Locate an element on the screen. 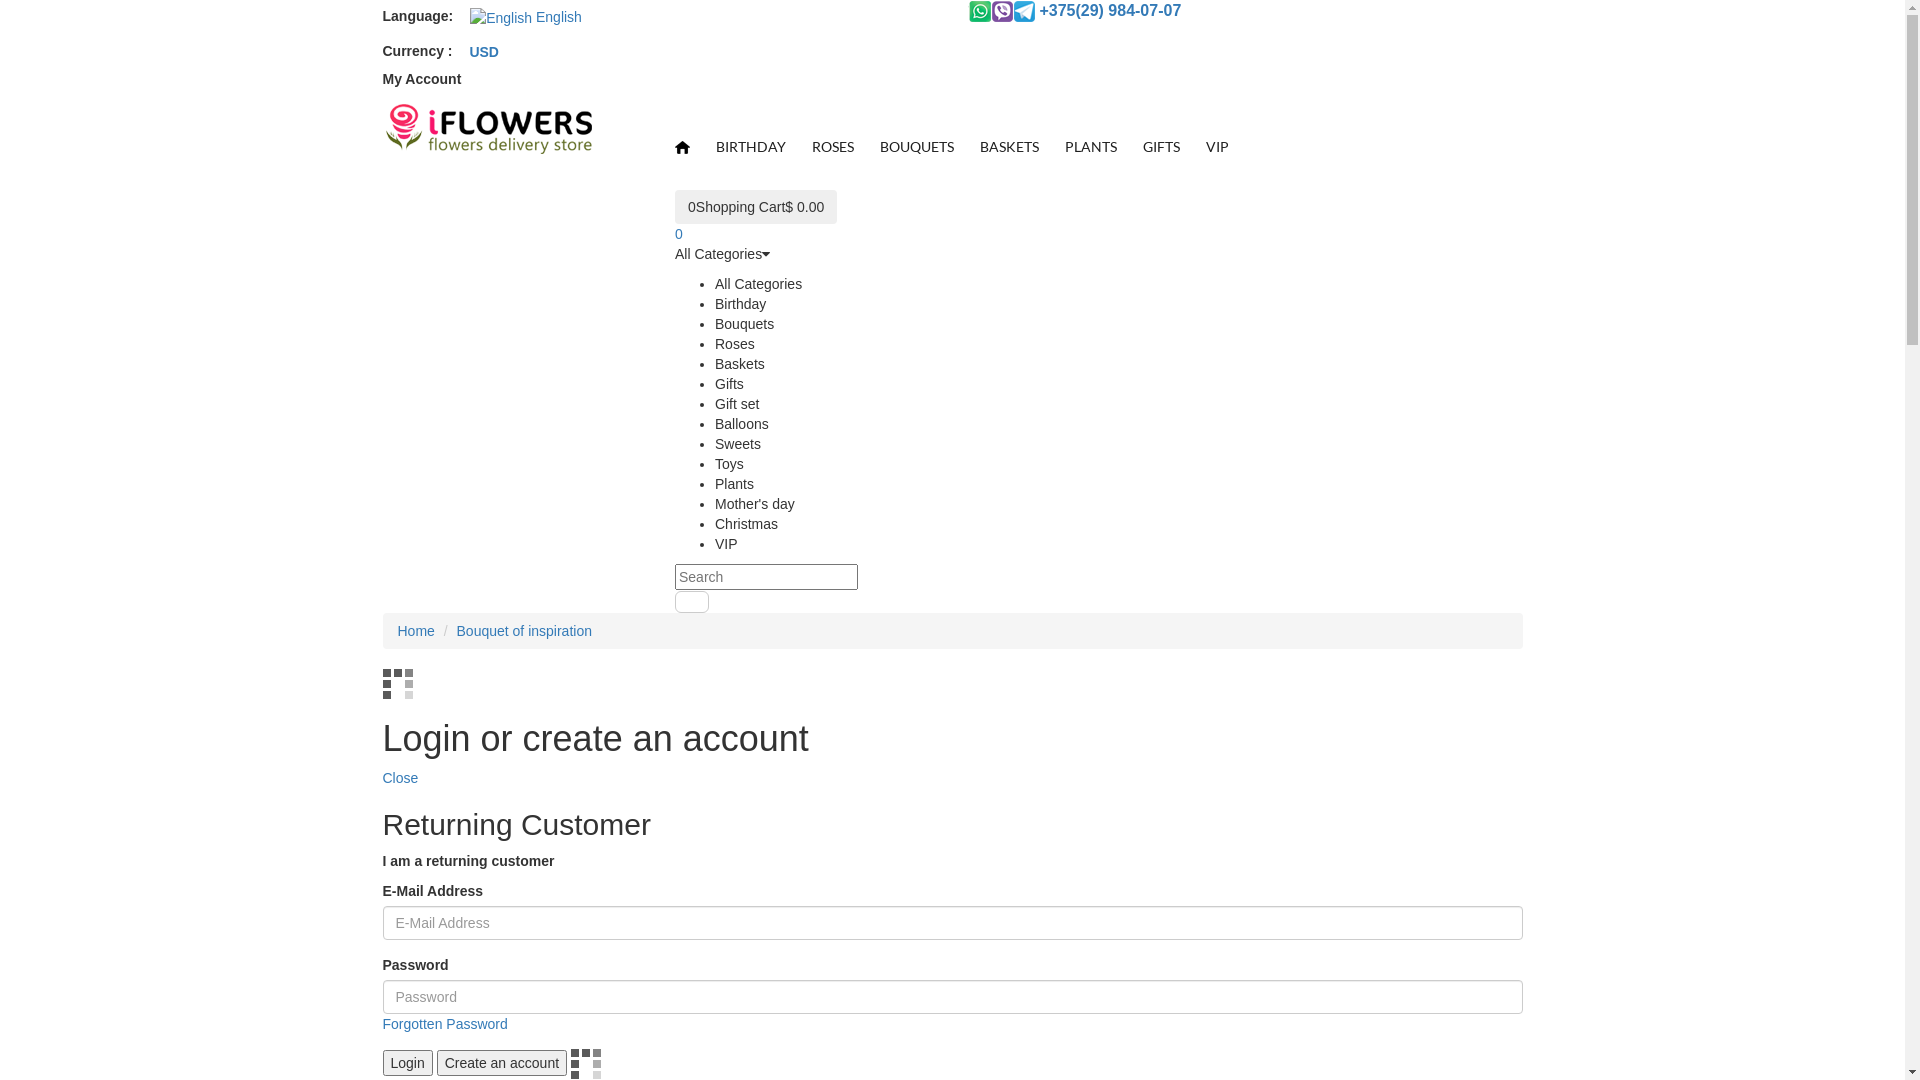 This screenshot has height=1080, width=1920. 'Forgotten Password' is located at coordinates (443, 1023).